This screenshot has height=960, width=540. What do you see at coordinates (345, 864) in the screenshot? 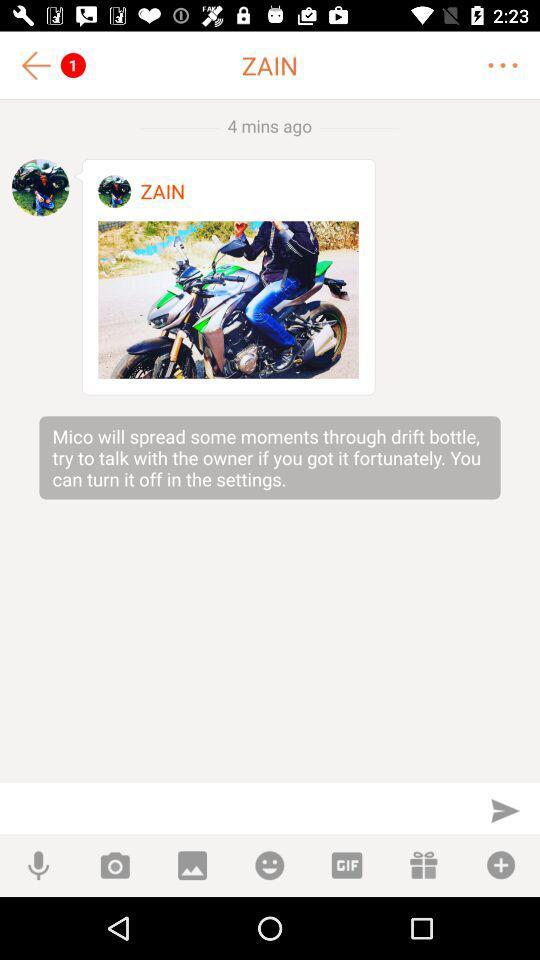
I see `open gif gallery` at bounding box center [345, 864].